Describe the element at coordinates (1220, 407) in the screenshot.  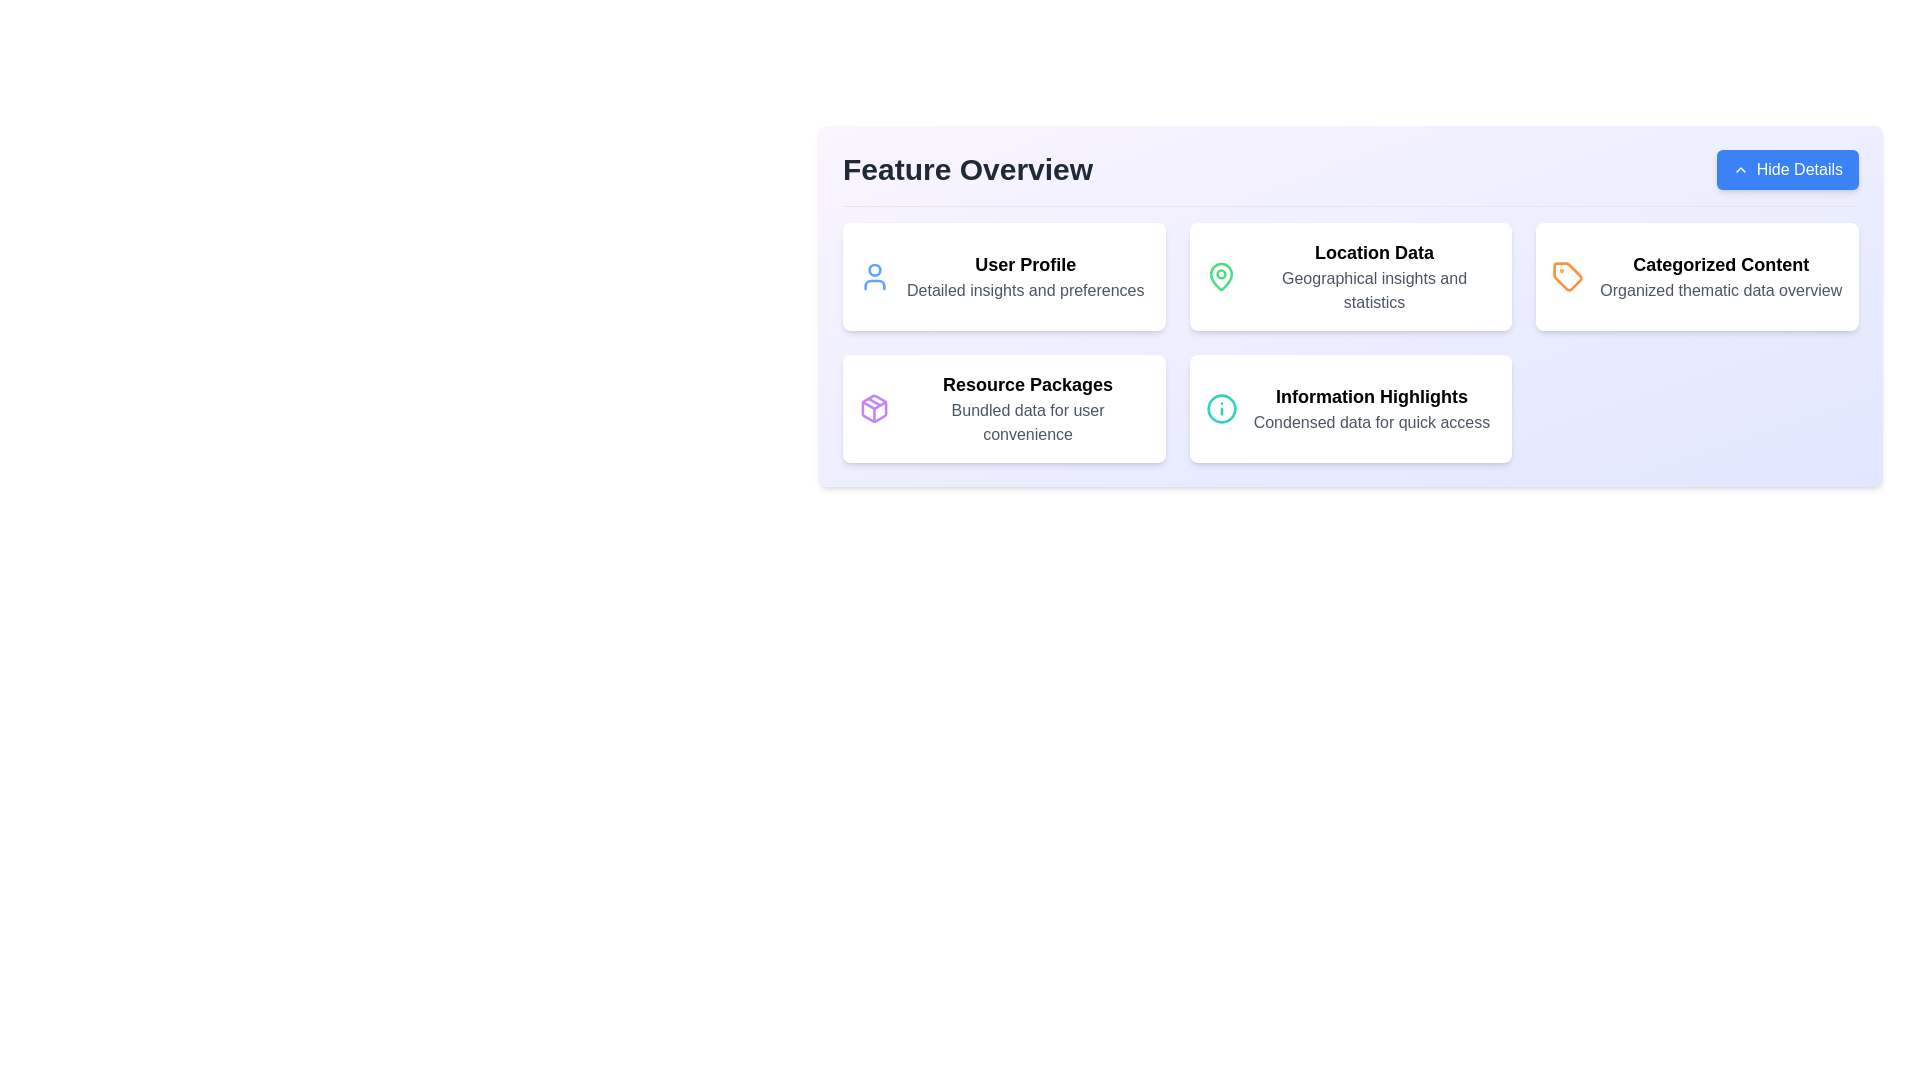
I see `the Circular SVG graphical element located in the middle-top portion of the 'Information Highlights' tile` at that location.